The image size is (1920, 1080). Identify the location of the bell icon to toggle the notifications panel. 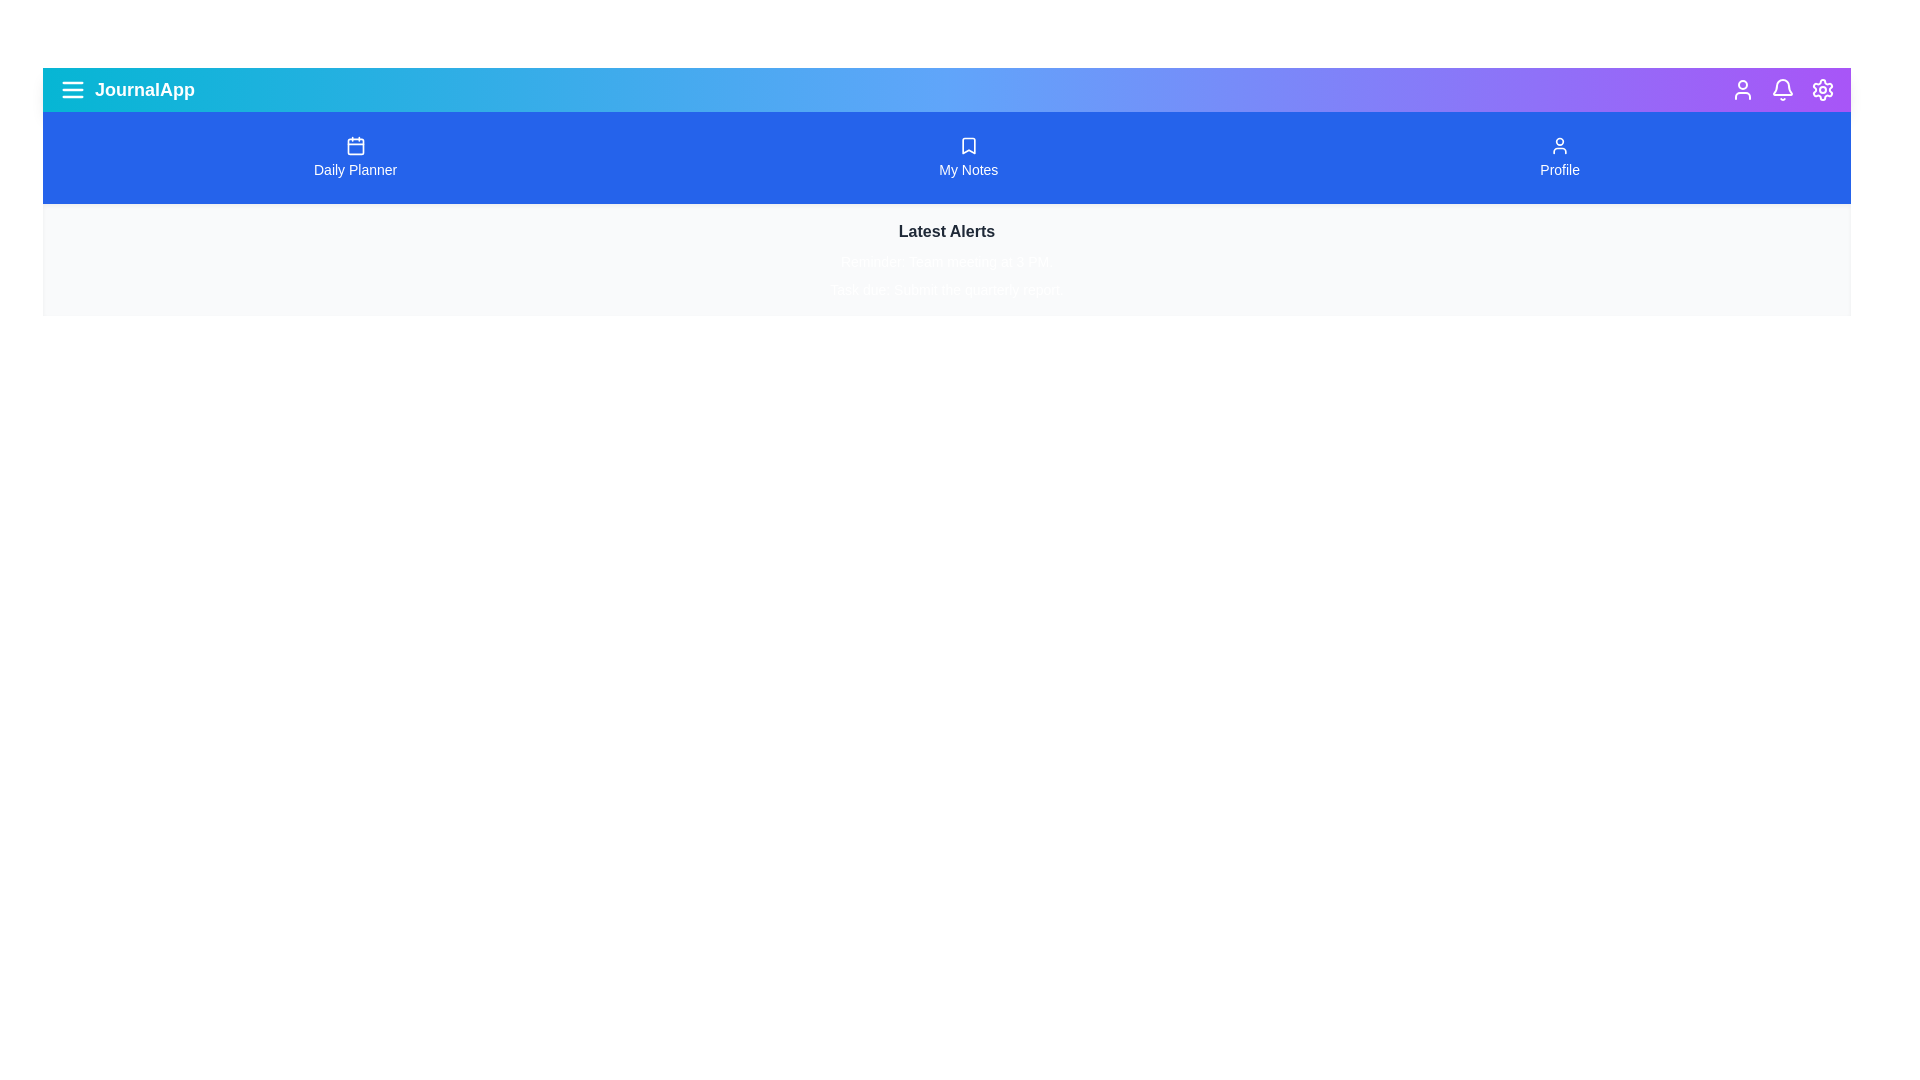
(1782, 88).